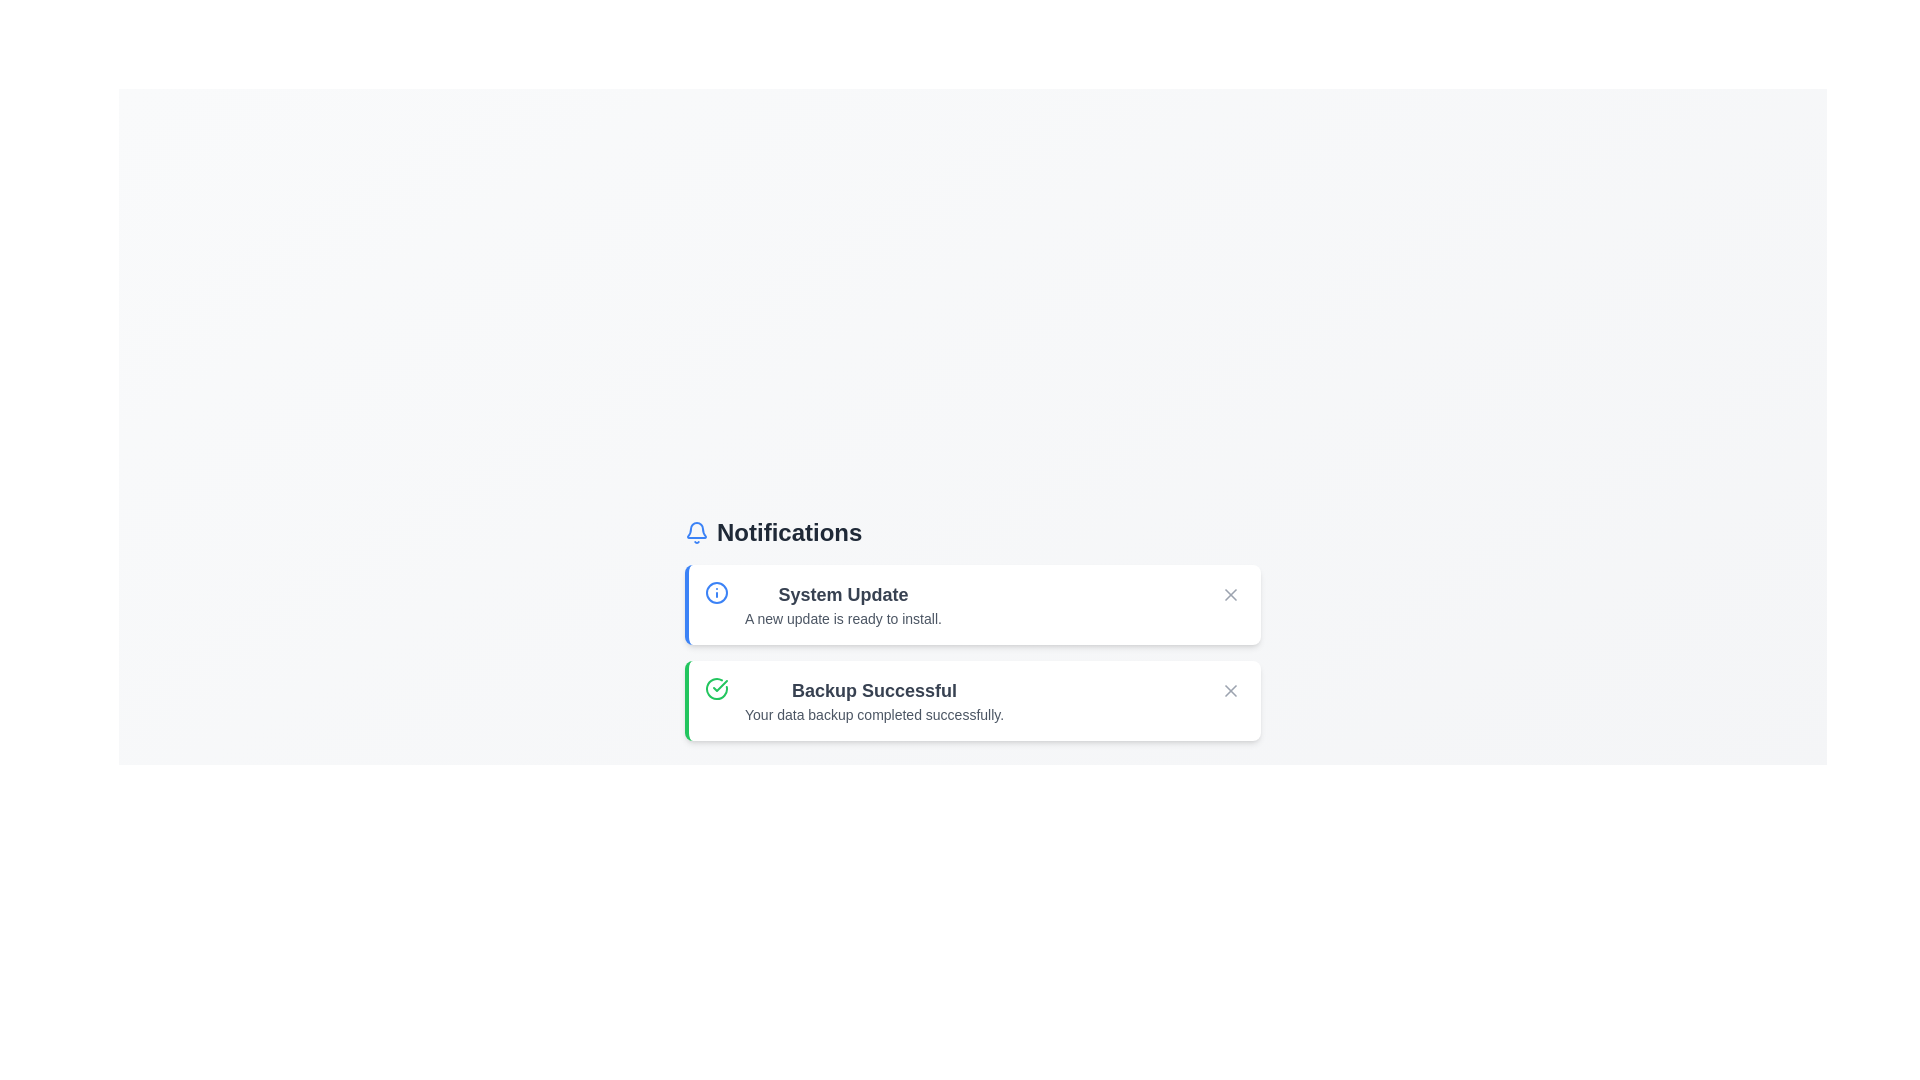 The width and height of the screenshot is (1920, 1080). Describe the element at coordinates (716, 592) in the screenshot. I see `the central blue outlined SVG circle within the information icon of the 'System Update' notification card` at that location.